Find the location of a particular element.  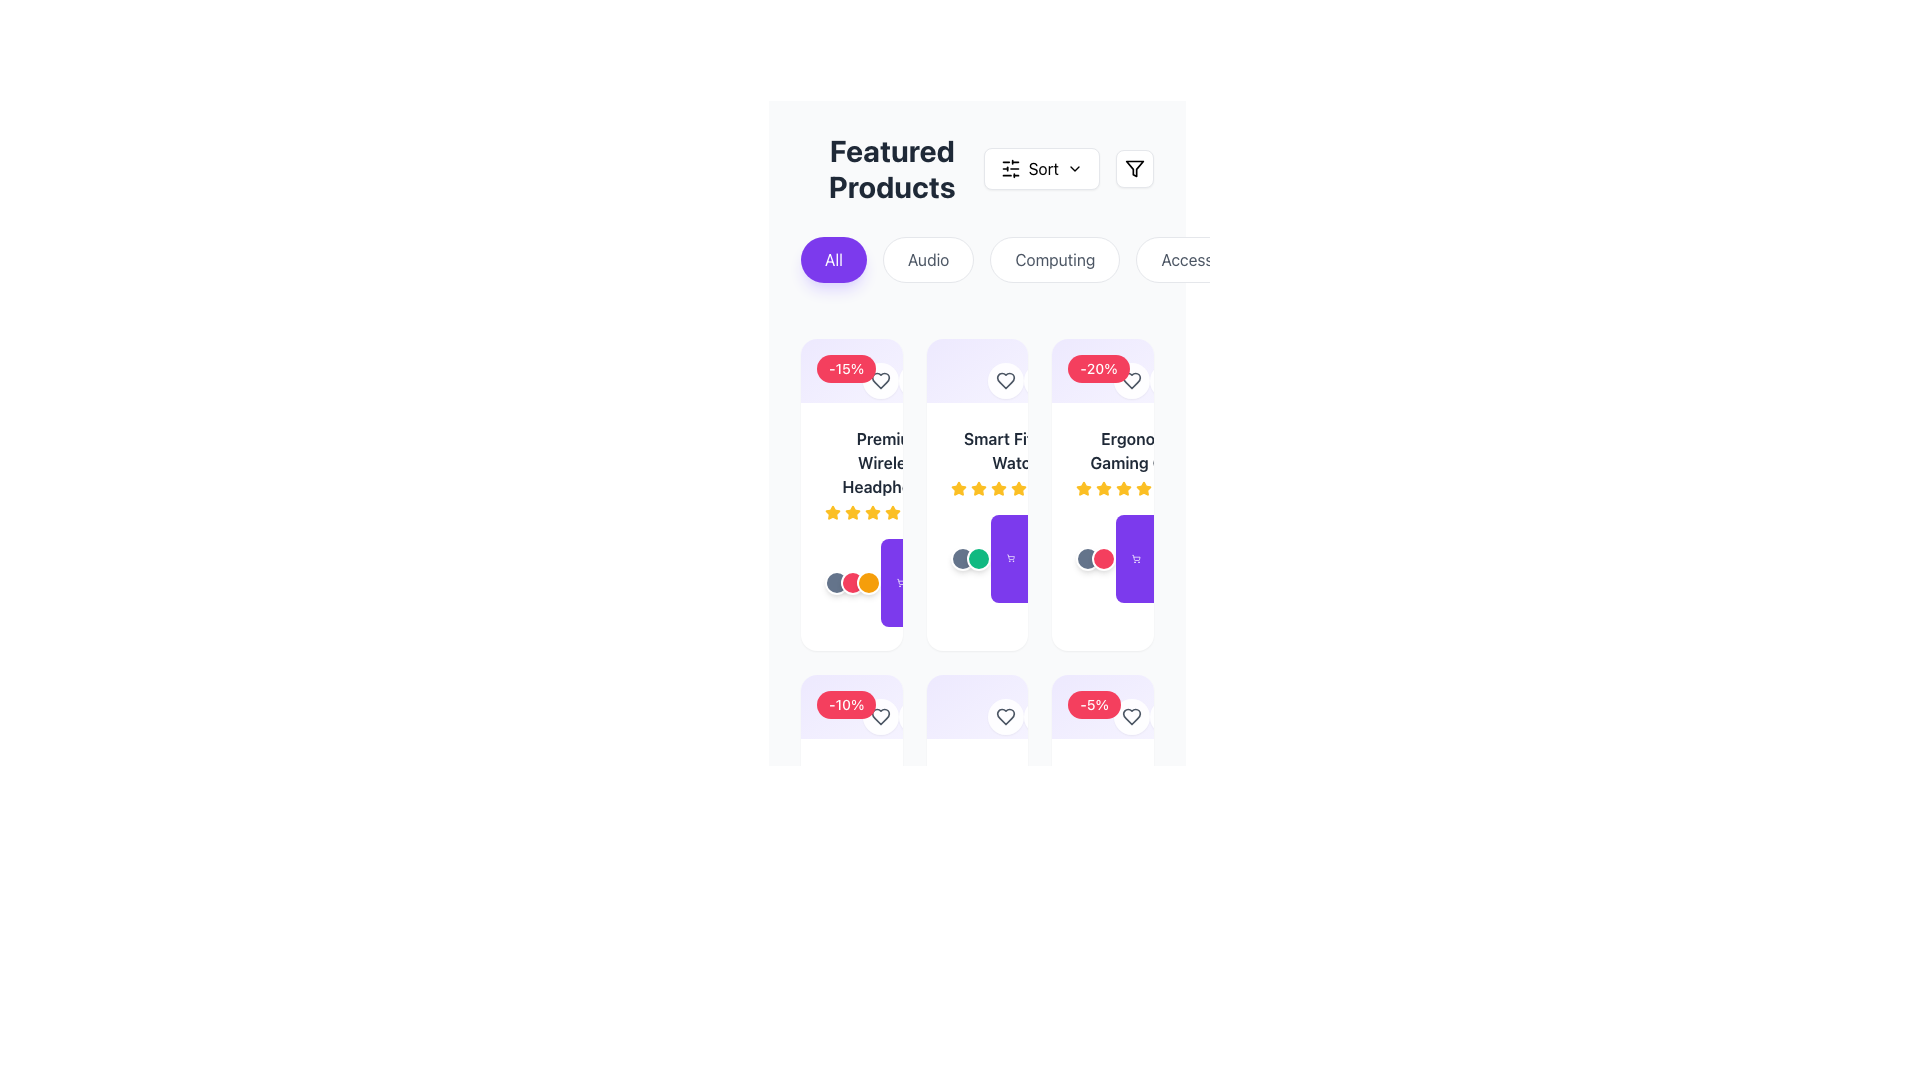

the Filter icon located in the top-right corner of the interface is located at coordinates (1134, 168).